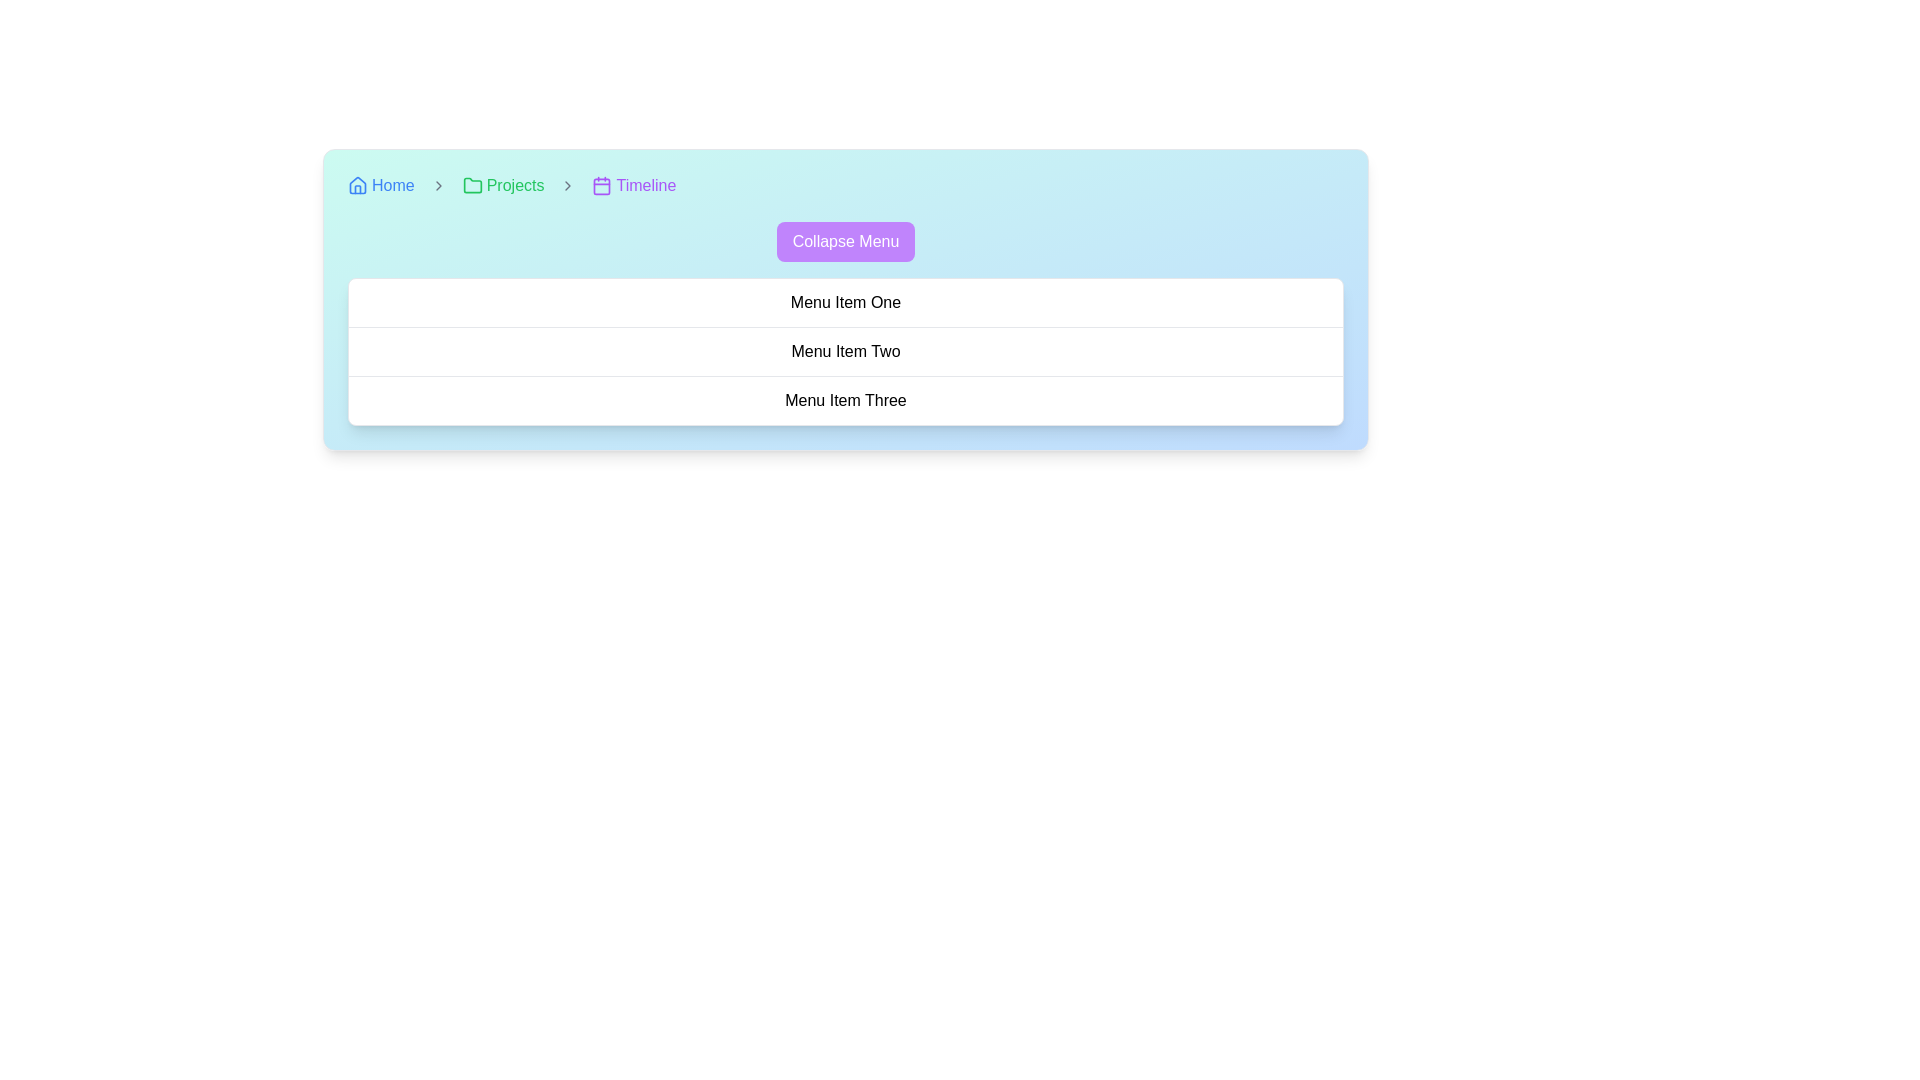 This screenshot has width=1920, height=1080. Describe the element at coordinates (845, 400) in the screenshot. I see `the third button-like text-based menu item in a vertically stacked menu, located below 'Menu Item Two'` at that location.